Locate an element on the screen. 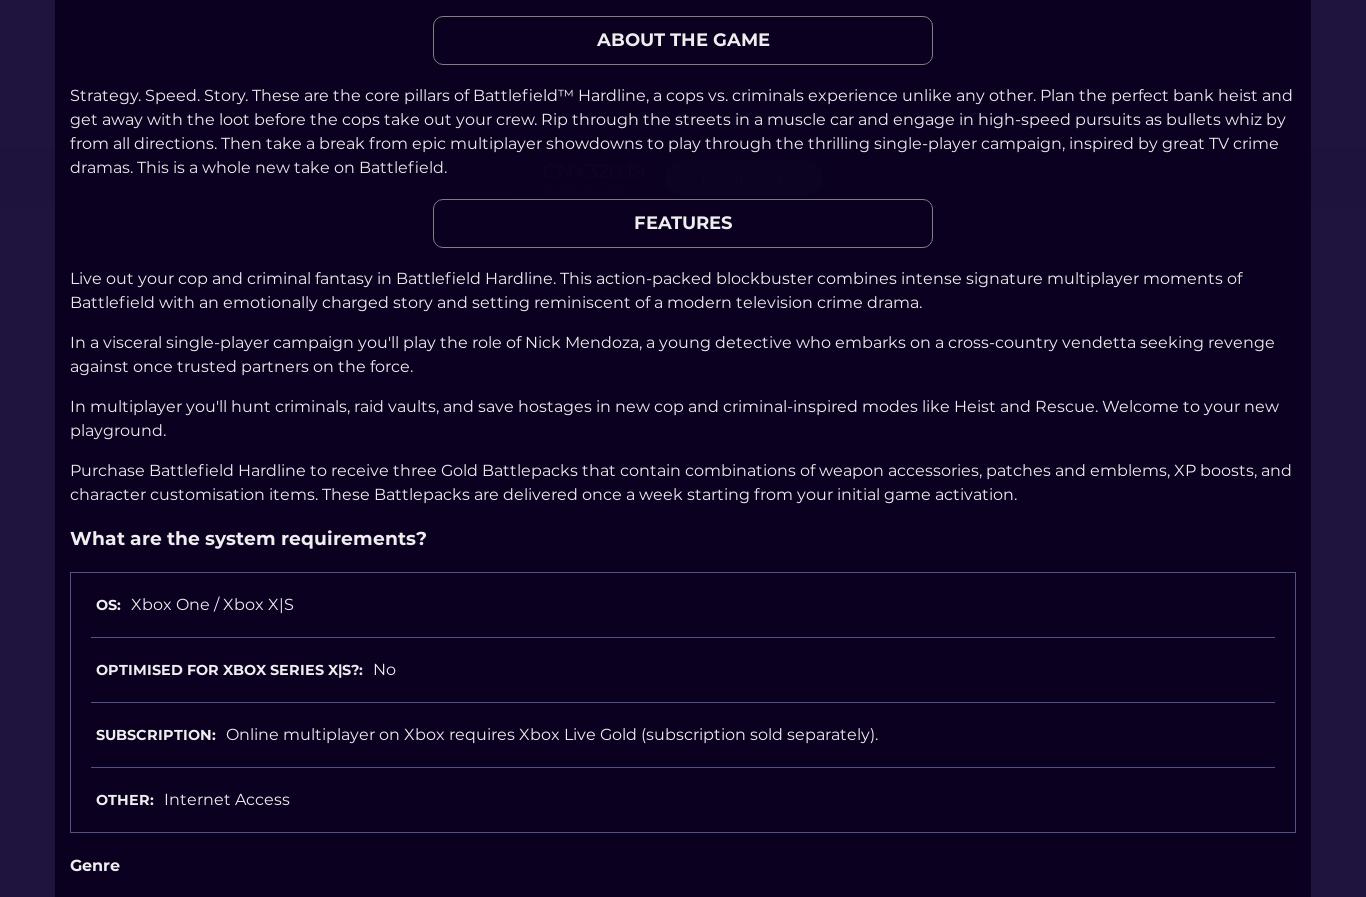 The height and width of the screenshot is (897, 1366). 'CN¥548.99' is located at coordinates (582, 186).